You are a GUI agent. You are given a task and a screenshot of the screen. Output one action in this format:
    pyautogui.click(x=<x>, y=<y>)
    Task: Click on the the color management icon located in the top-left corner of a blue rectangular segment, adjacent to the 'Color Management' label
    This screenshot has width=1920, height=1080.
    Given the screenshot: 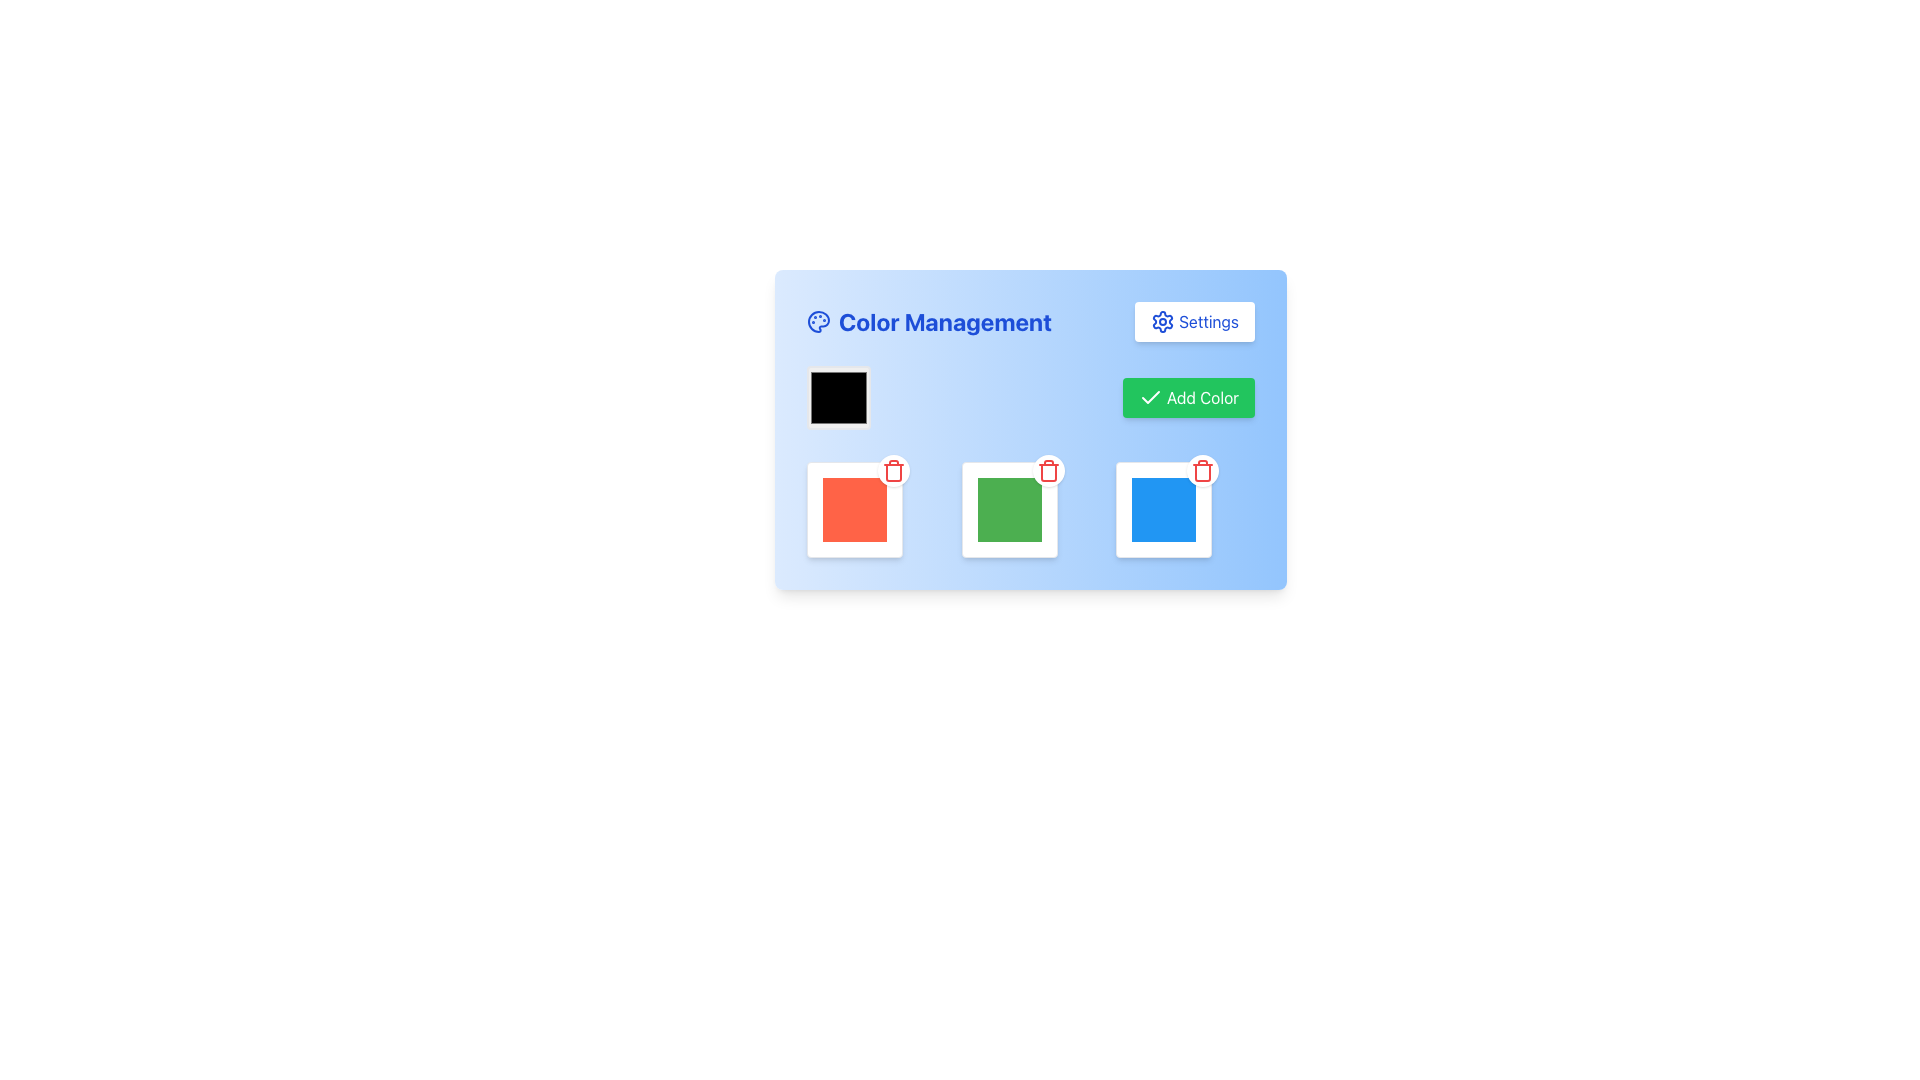 What is the action you would take?
    pyautogui.click(x=819, y=320)
    